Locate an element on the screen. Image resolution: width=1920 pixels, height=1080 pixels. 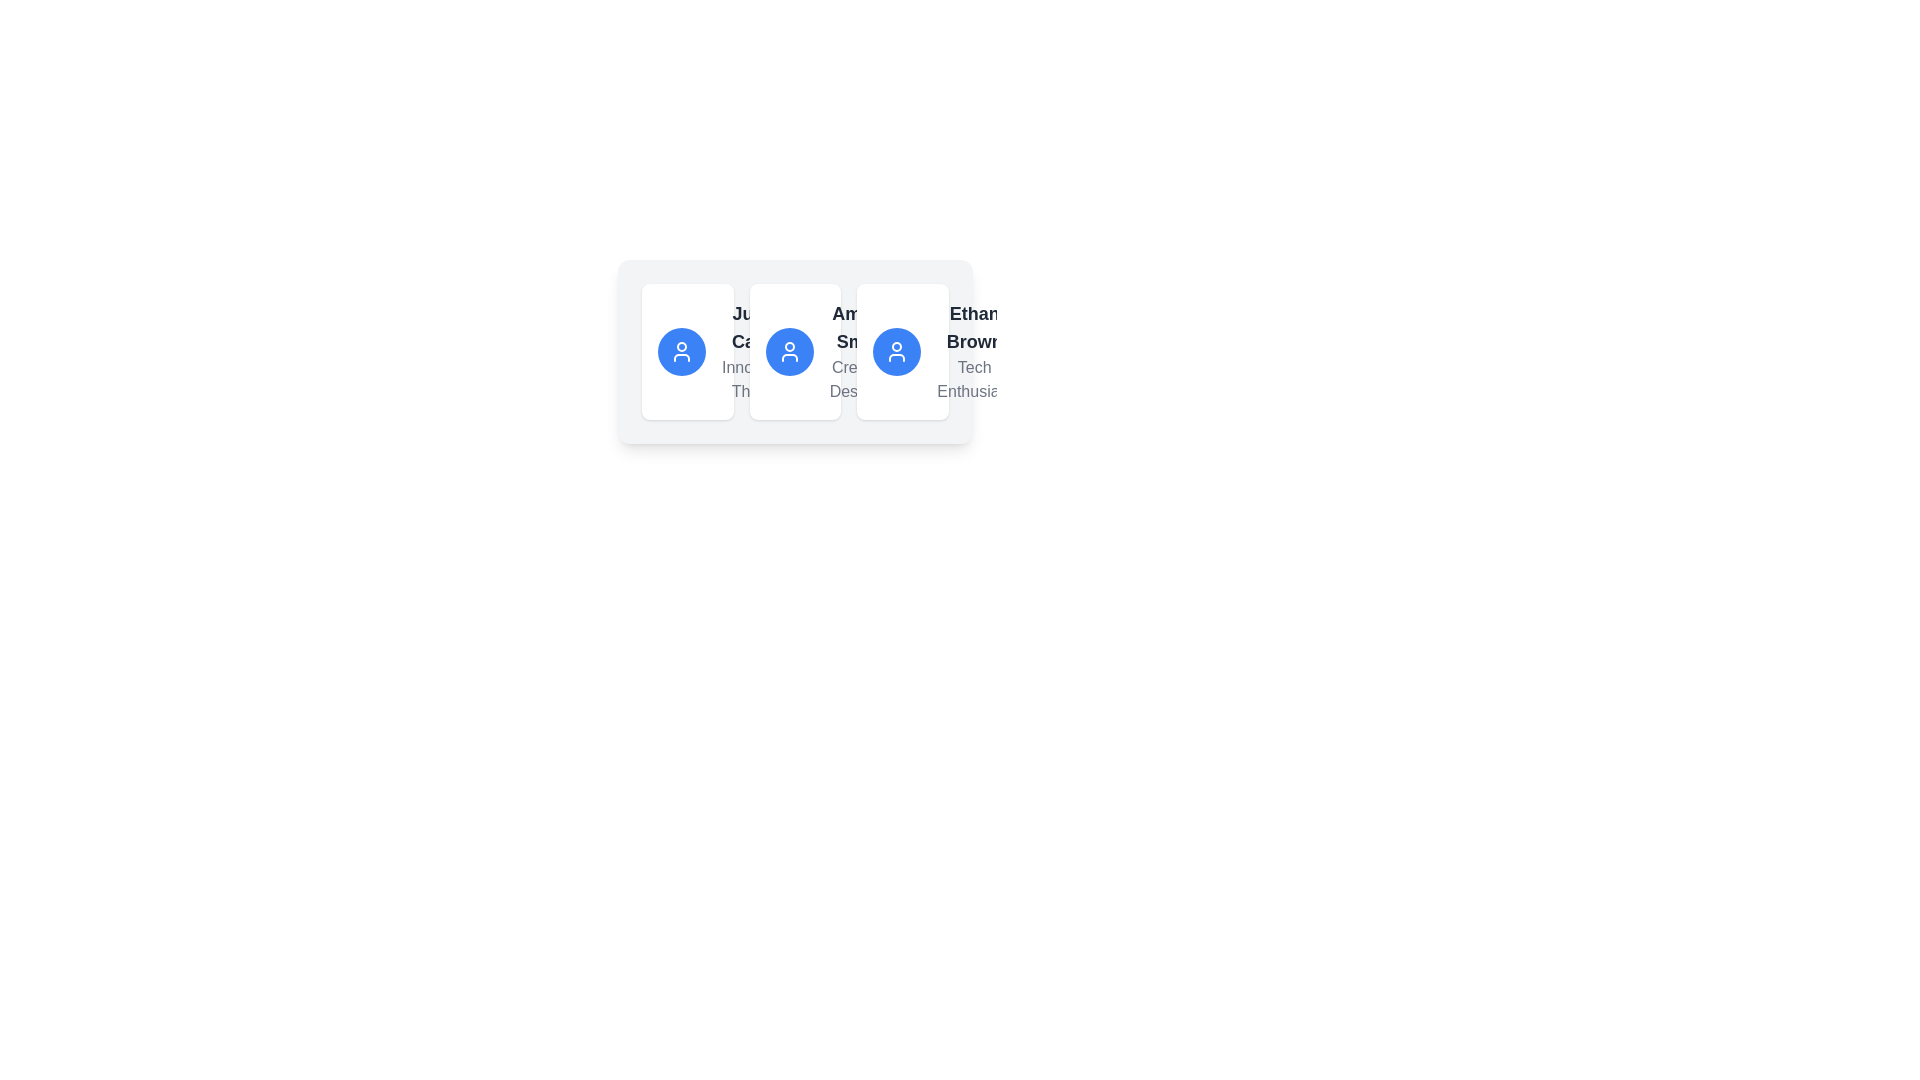
text from the profile card of 'Ethan Brown', which is located in the bottom-right corner of a three-column grid is located at coordinates (902, 350).